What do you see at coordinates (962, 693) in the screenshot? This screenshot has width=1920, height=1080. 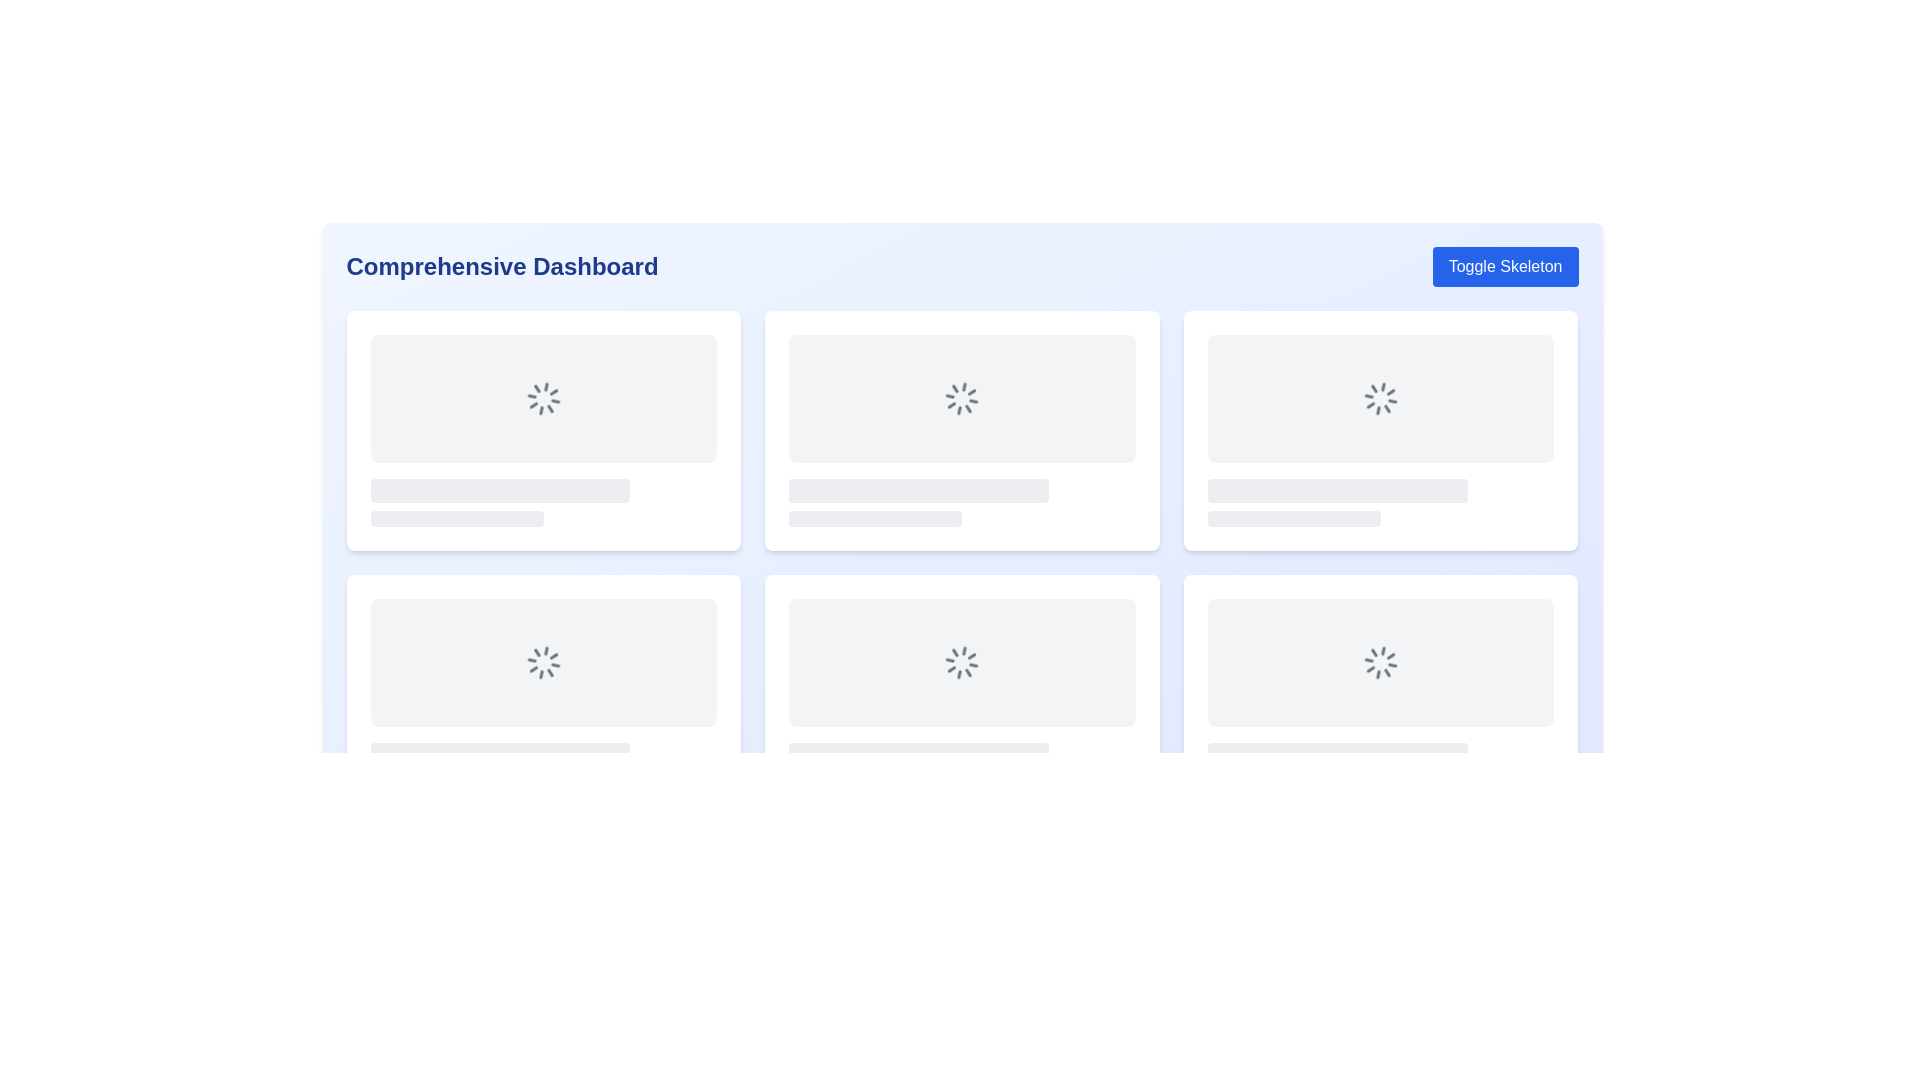 I see `the Loading Placeholder with Spinner, which is a white rectangular box with rounded corners and a gray loading spinner in the center, located in the second row and second column of a 3x2 grid layout under the 'Comprehensive Dashboard' top bar` at bounding box center [962, 693].